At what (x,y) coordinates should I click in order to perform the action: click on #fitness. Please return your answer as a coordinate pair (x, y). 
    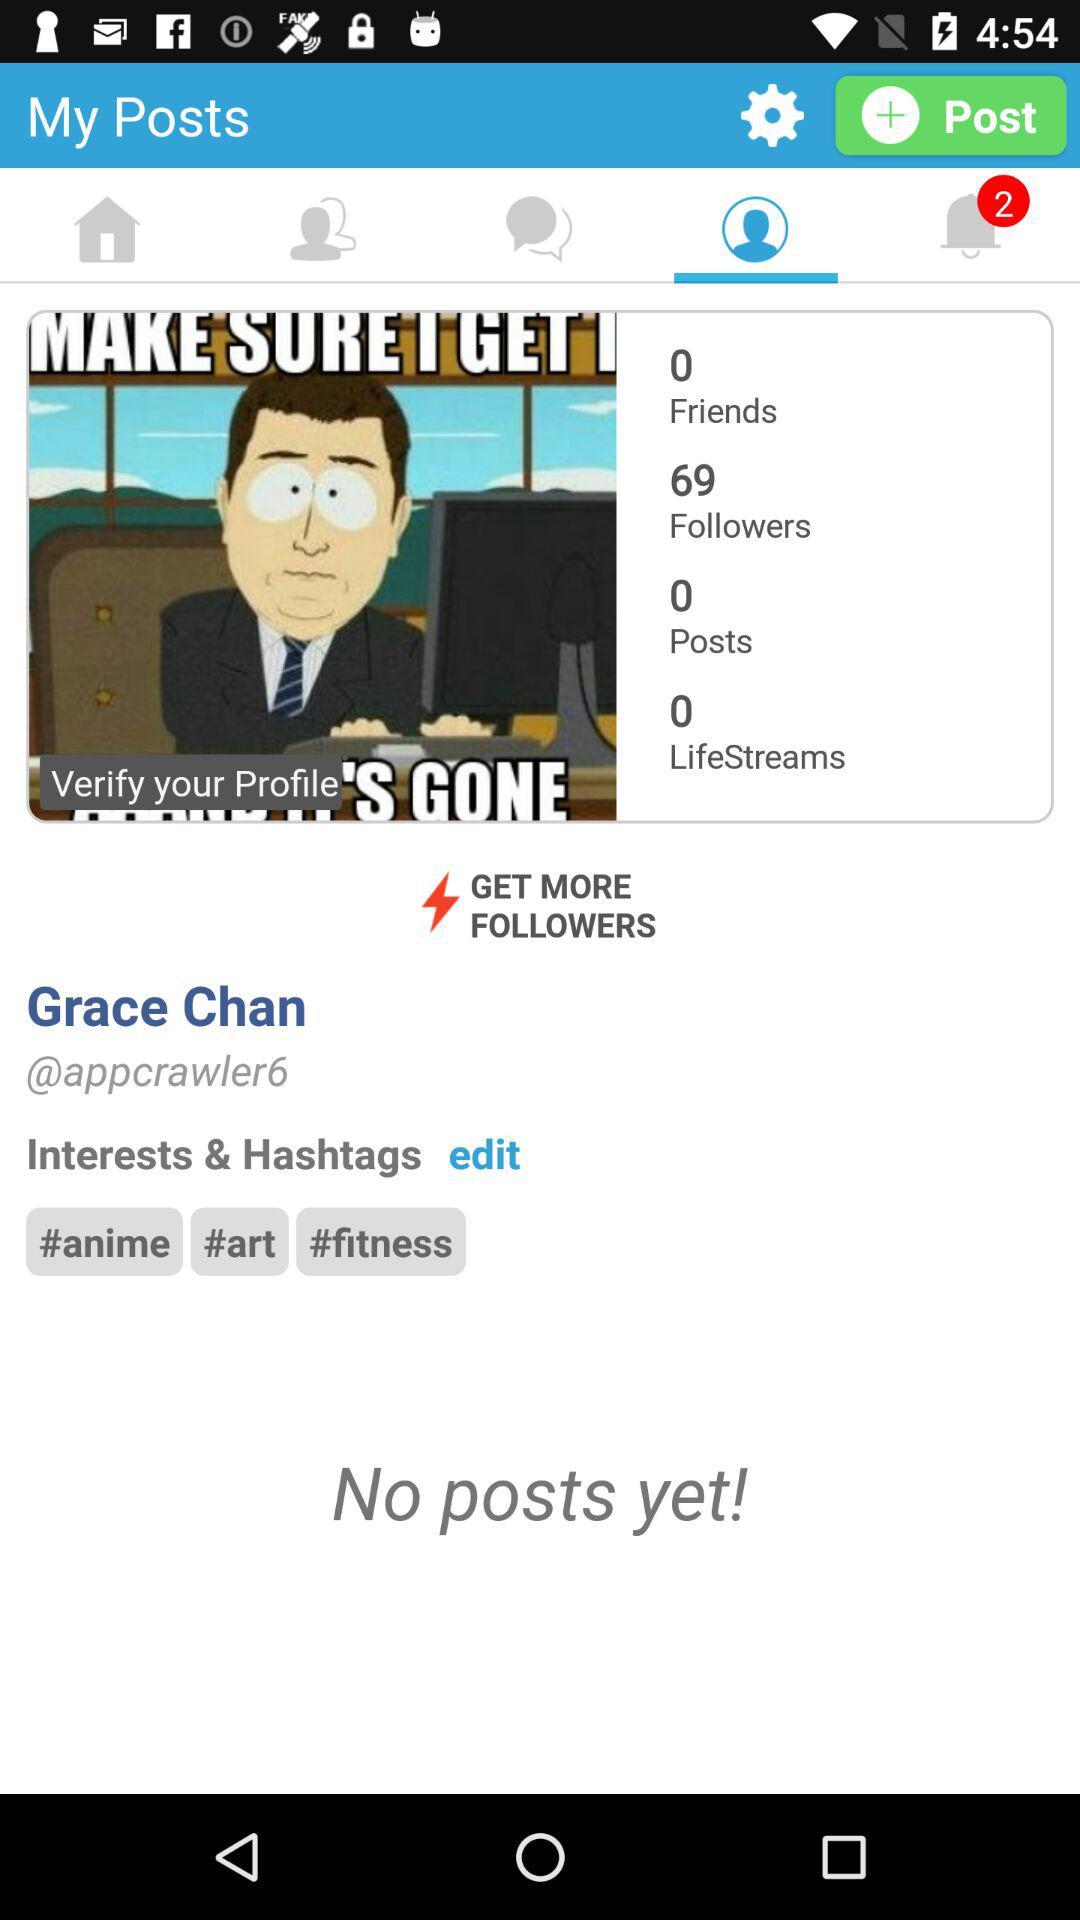
    Looking at the image, I should click on (381, 1240).